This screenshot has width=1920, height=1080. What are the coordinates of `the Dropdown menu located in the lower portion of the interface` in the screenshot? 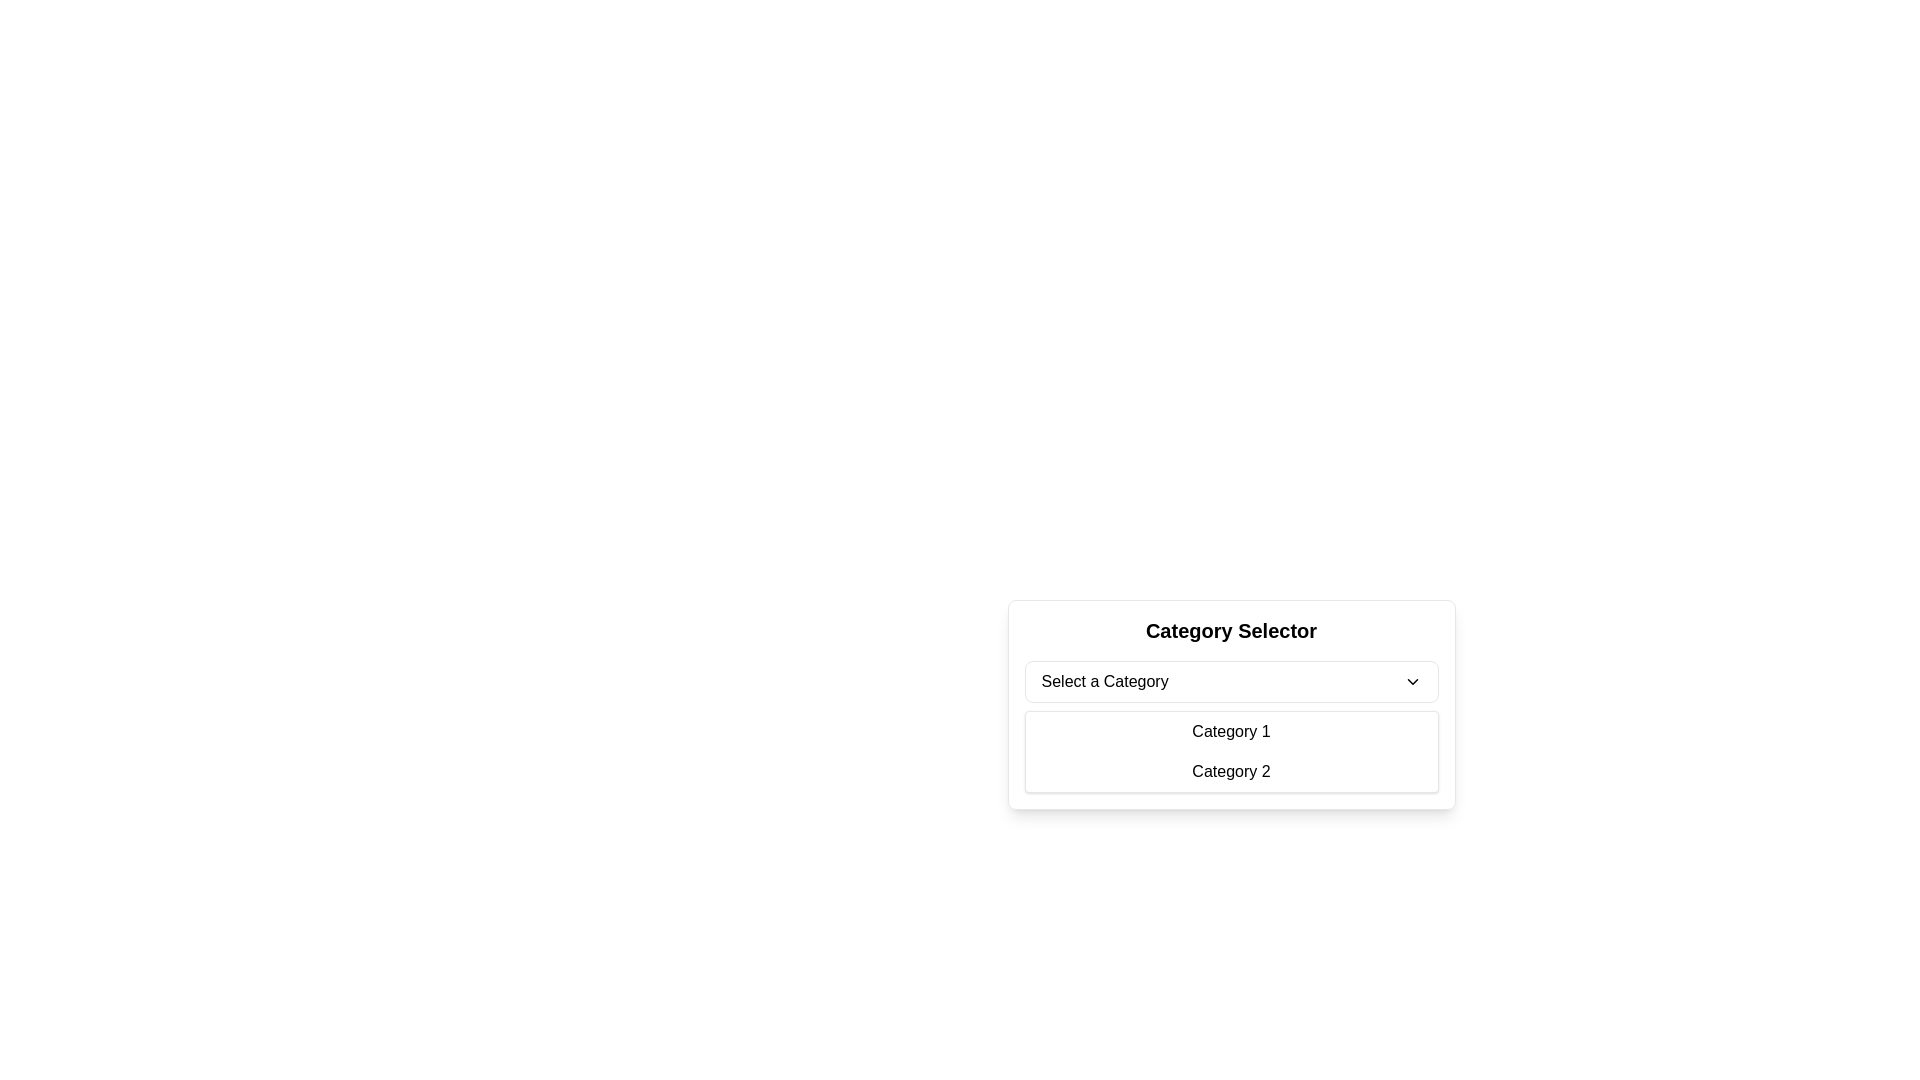 It's located at (1230, 736).